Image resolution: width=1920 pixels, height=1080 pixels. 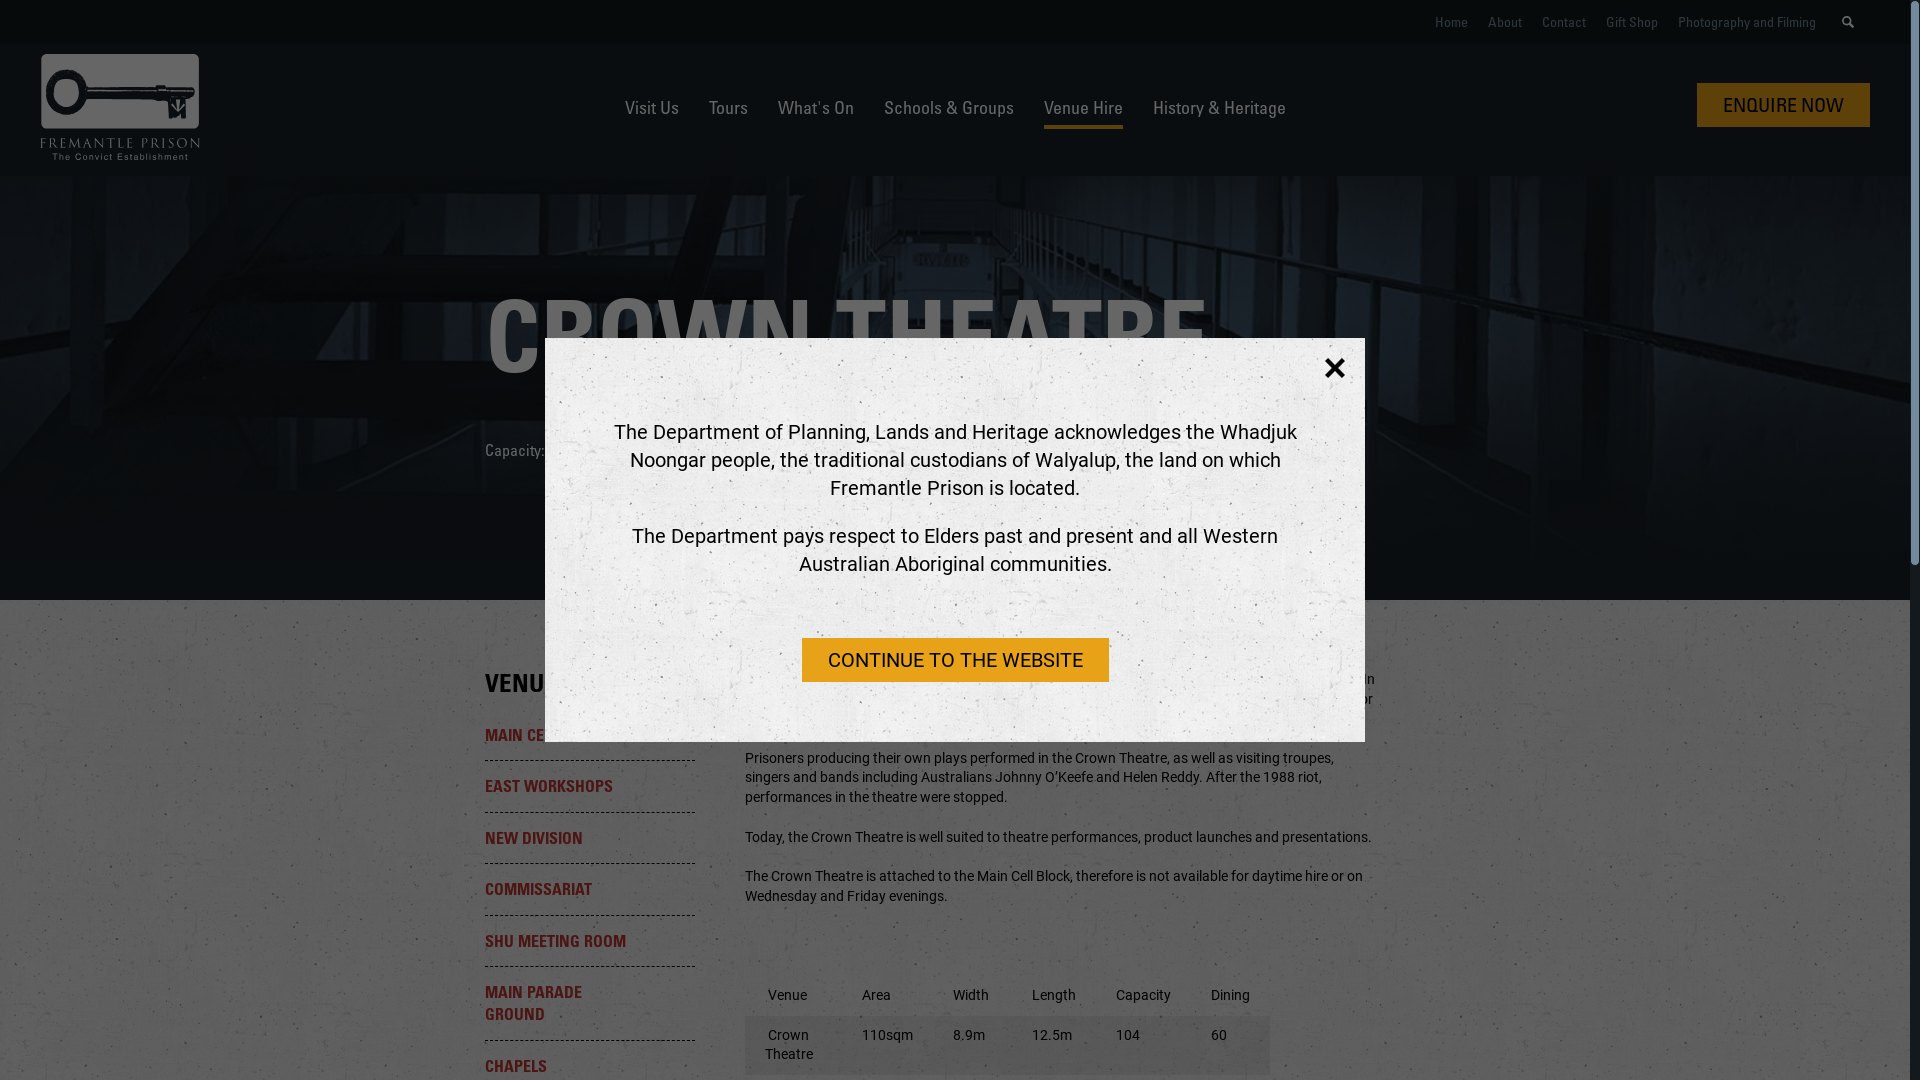 What do you see at coordinates (589, 1002) in the screenshot?
I see `'MAIN PARADE GROUND'` at bounding box center [589, 1002].